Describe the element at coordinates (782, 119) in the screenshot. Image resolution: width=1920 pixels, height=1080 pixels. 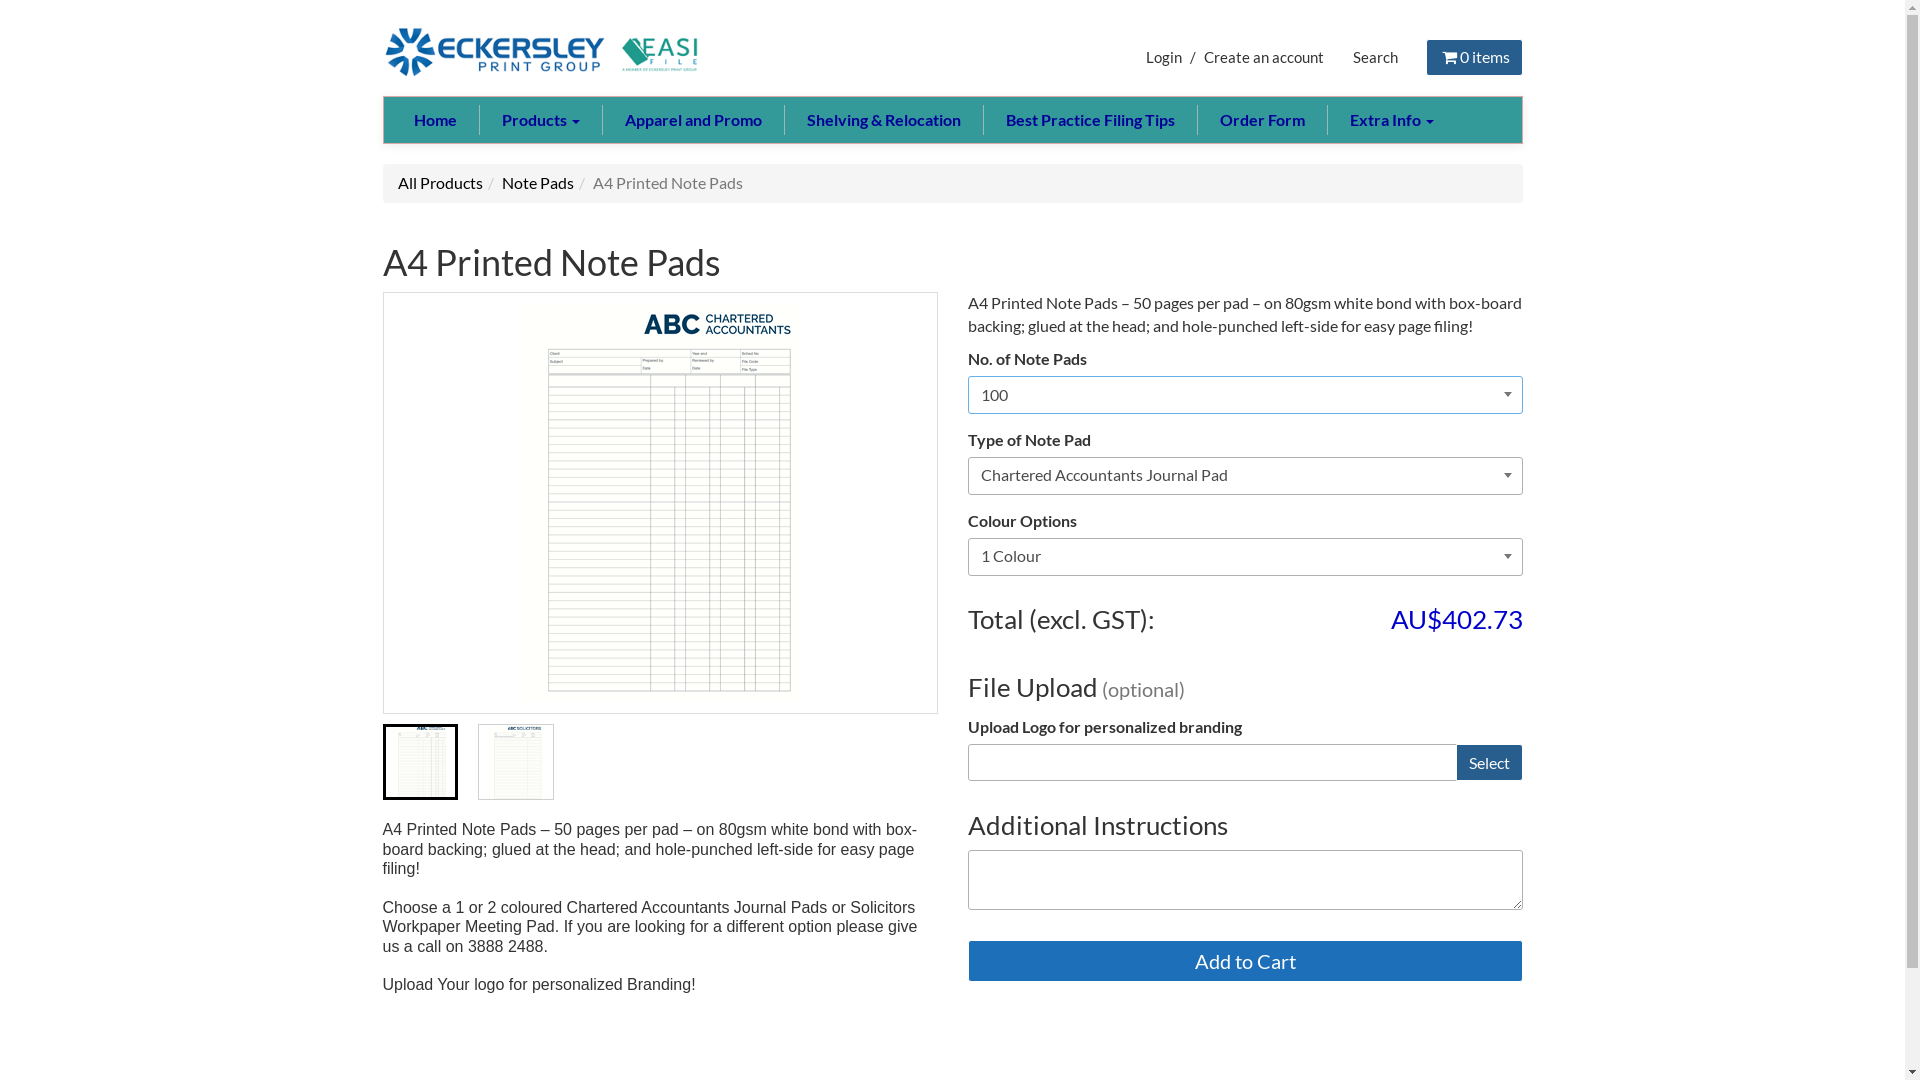
I see `'Shelving & Relocation'` at that location.